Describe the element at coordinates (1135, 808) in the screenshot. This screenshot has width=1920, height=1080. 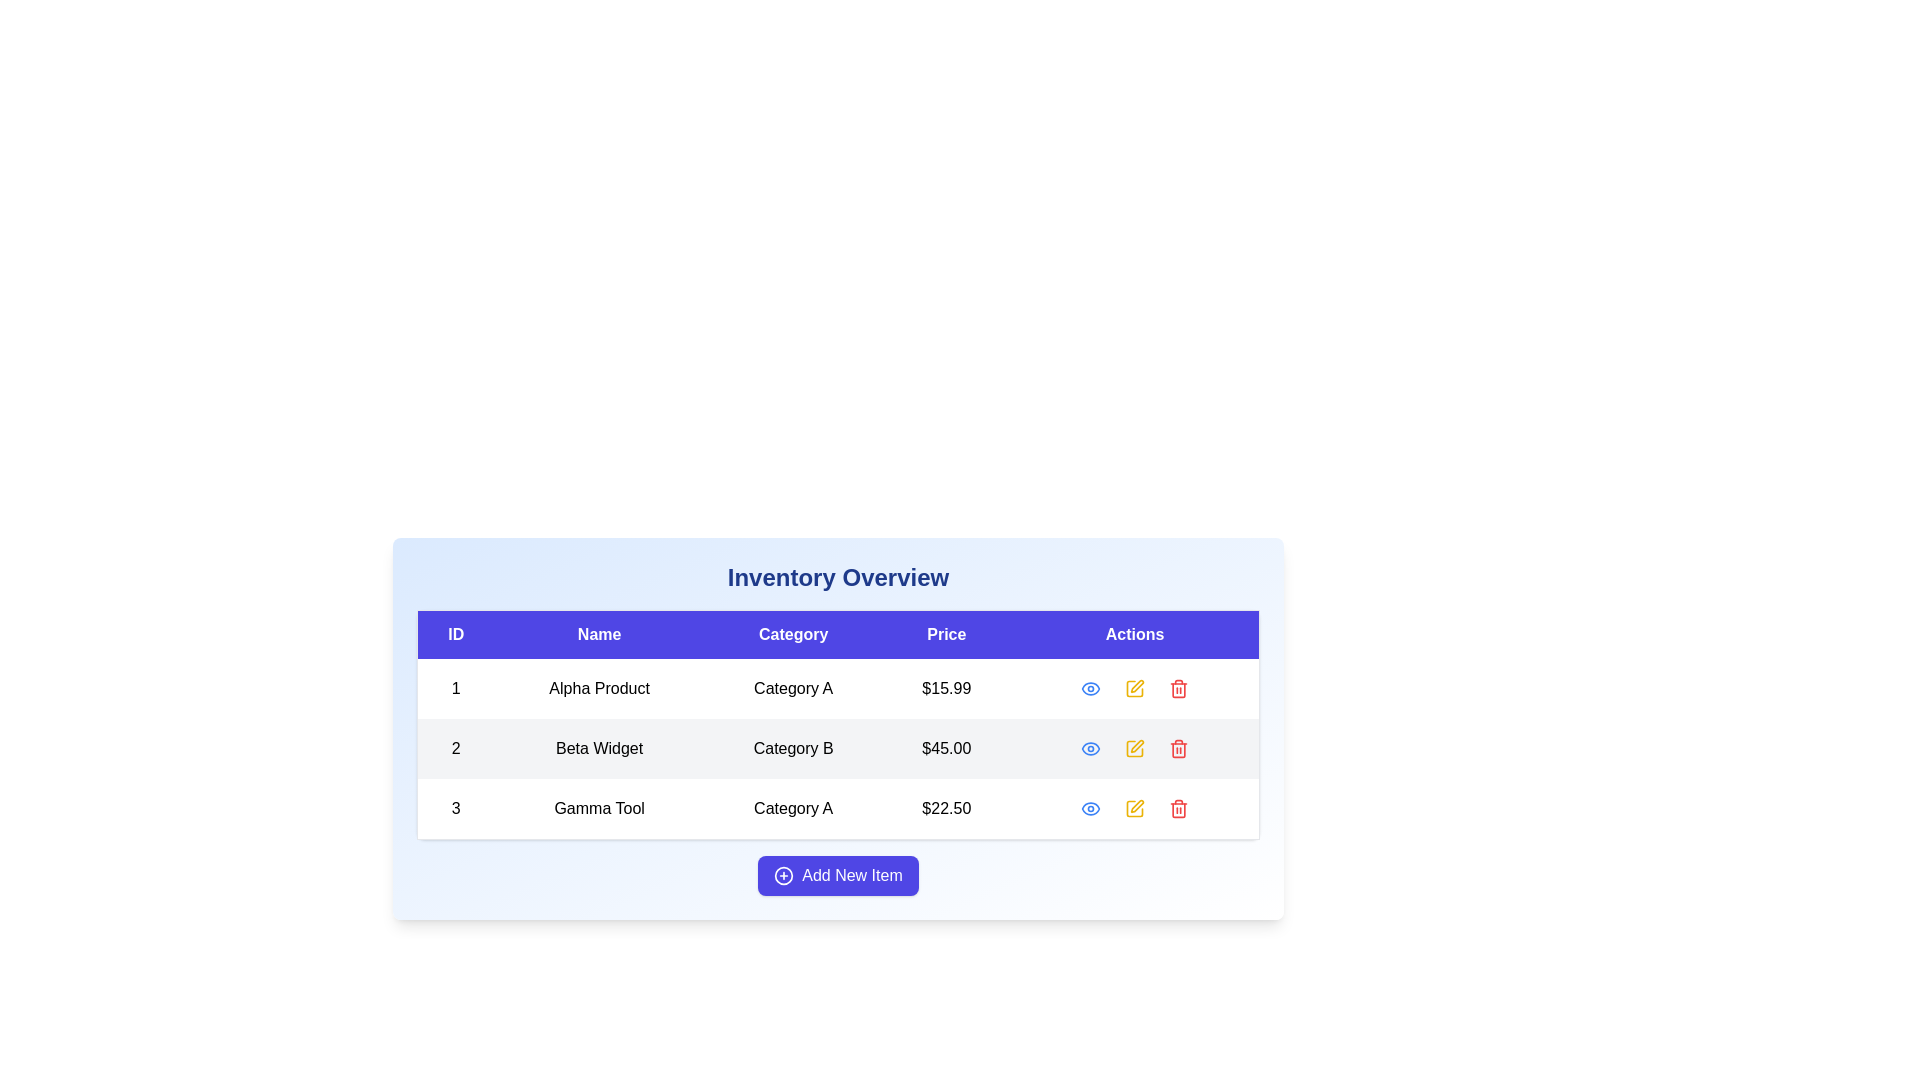
I see `the edit IconButton located in the 'Actions' column of the third row to initiate an edit action` at that location.